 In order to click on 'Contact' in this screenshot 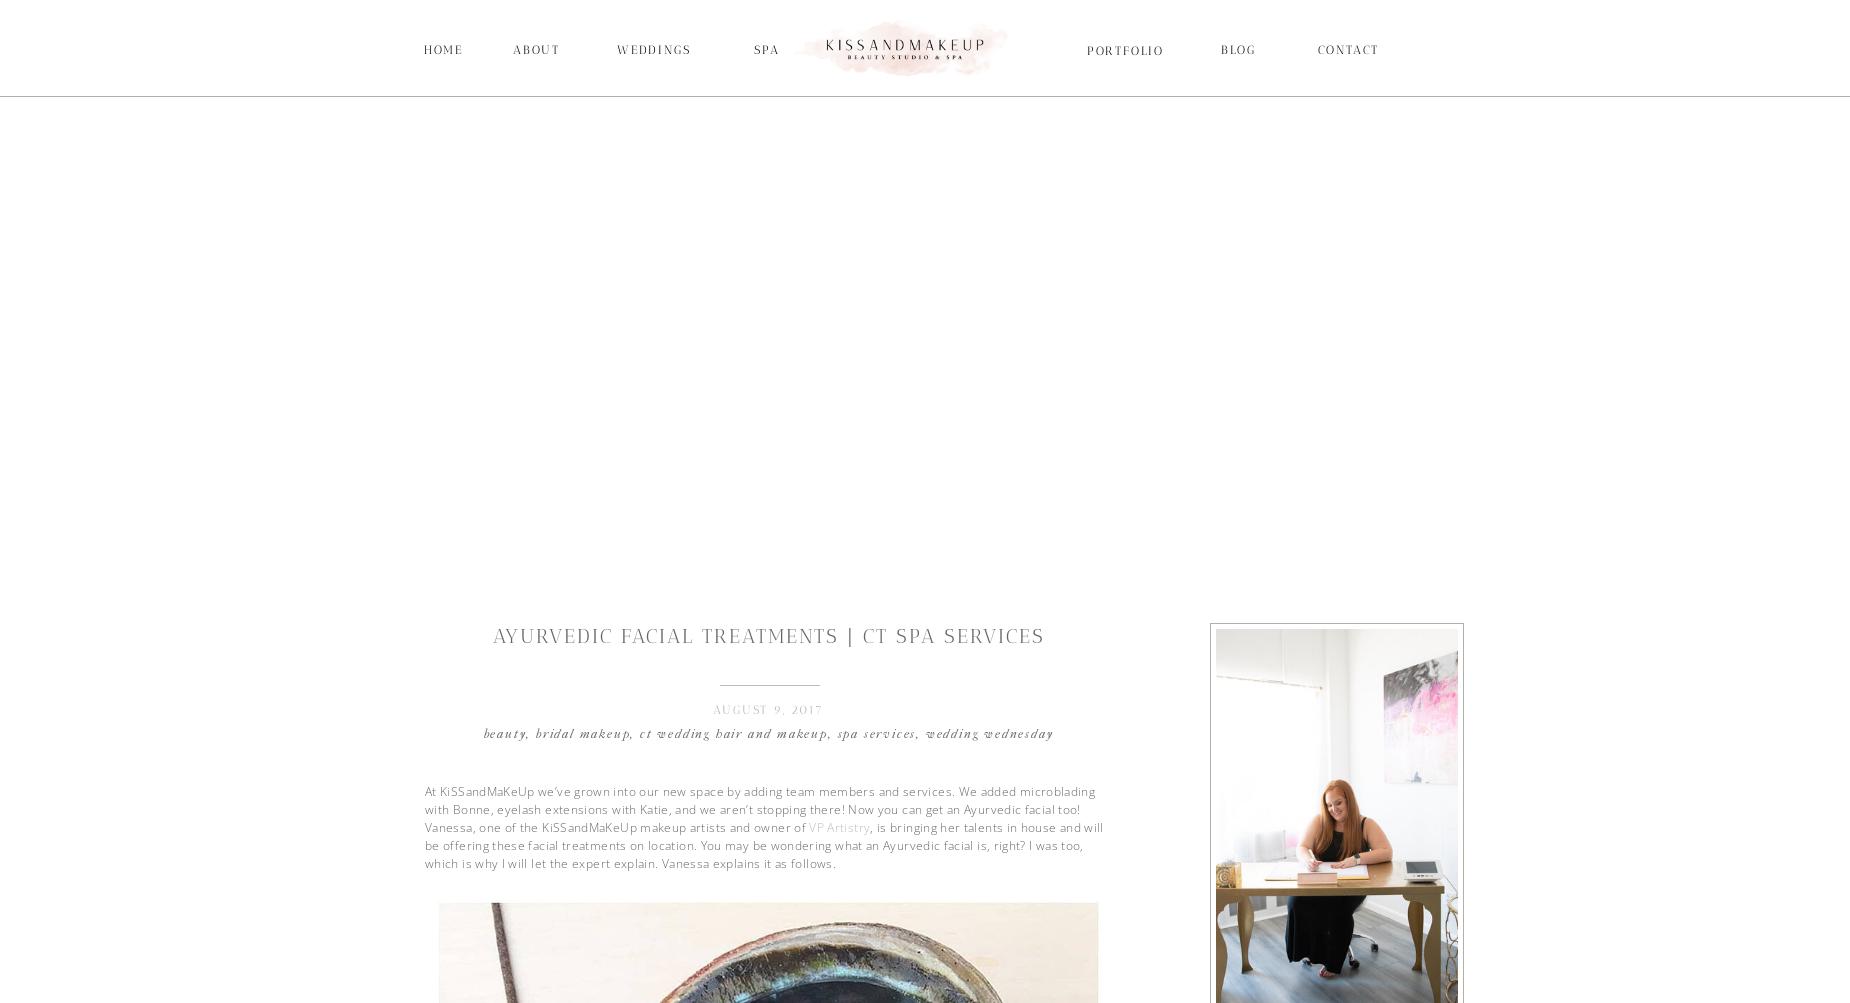, I will do `click(1346, 50)`.